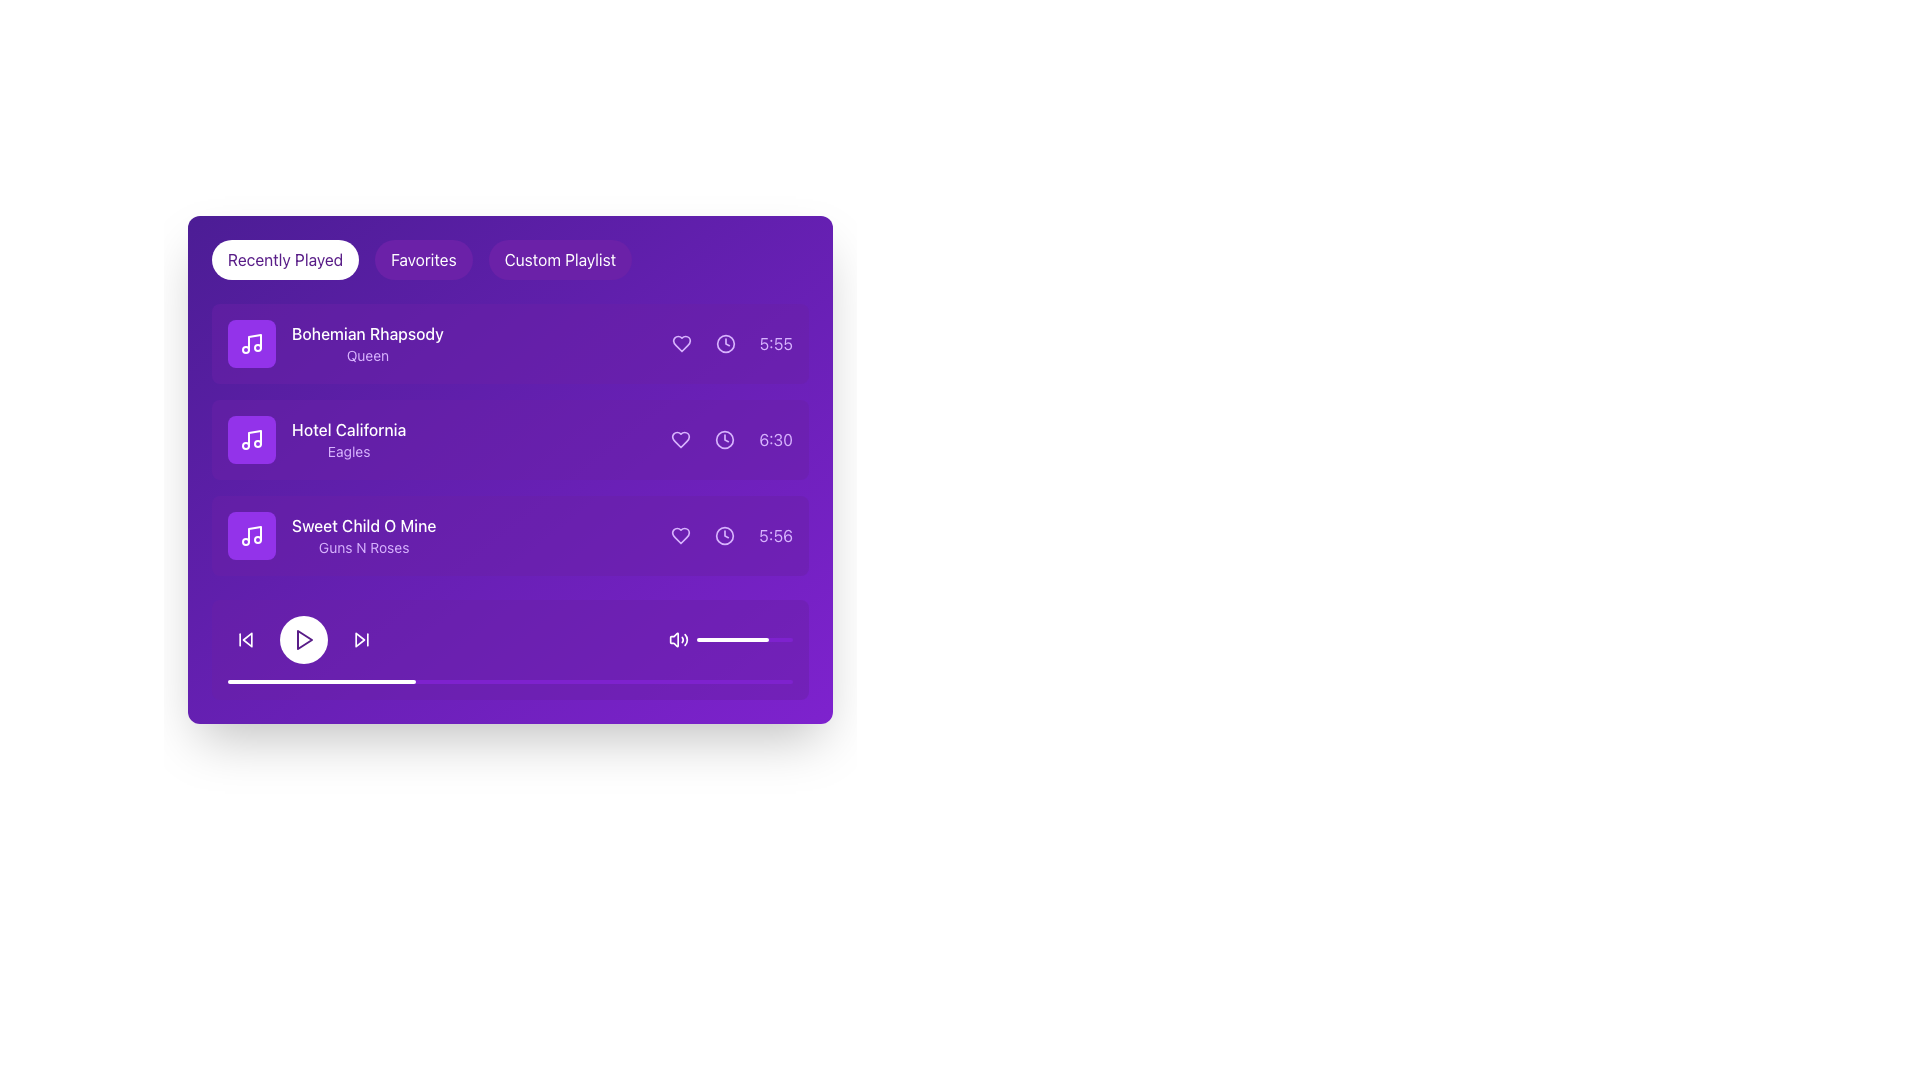 The height and width of the screenshot is (1080, 1920). I want to click on the song title text label in the music player panel, which displays the title of the song and is located in the third list item from the top, so click(364, 524).